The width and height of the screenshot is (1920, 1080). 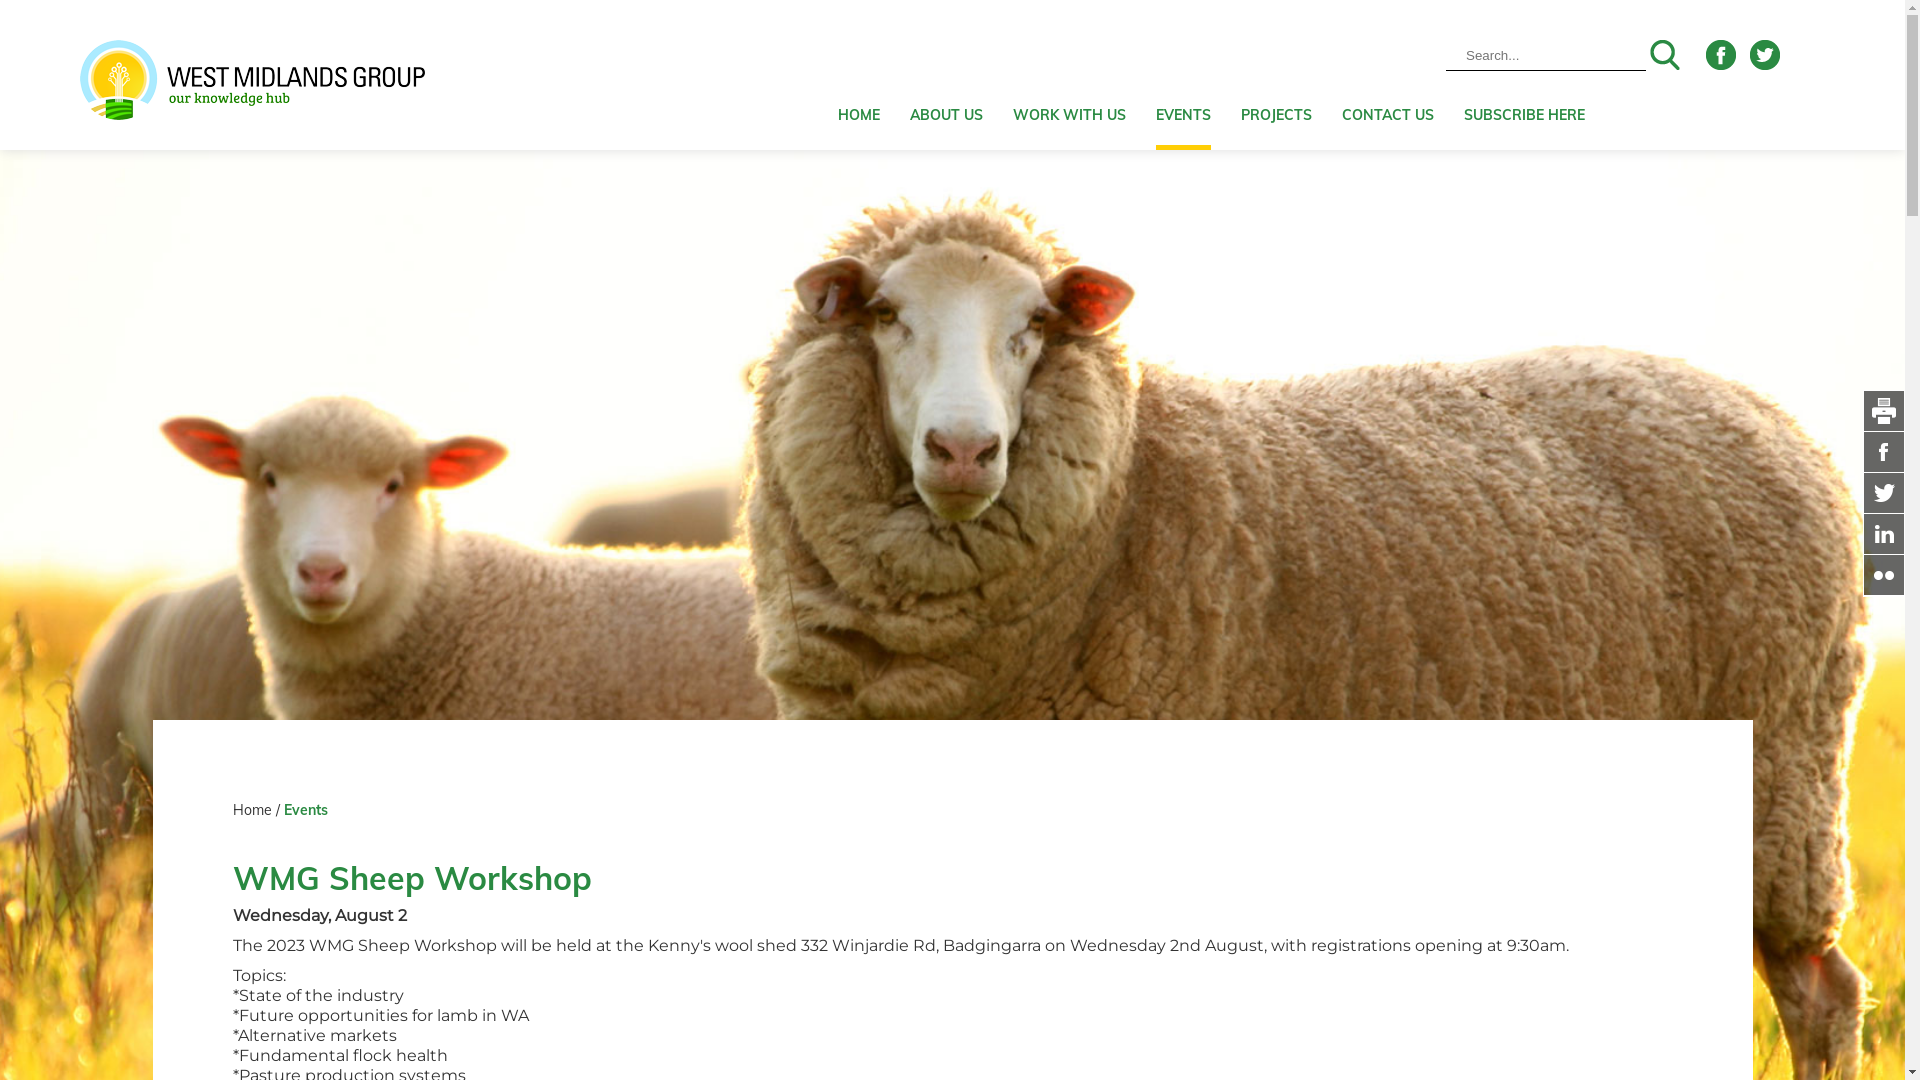 What do you see at coordinates (1342, 73) in the screenshot?
I see `'CONTACT US'` at bounding box center [1342, 73].